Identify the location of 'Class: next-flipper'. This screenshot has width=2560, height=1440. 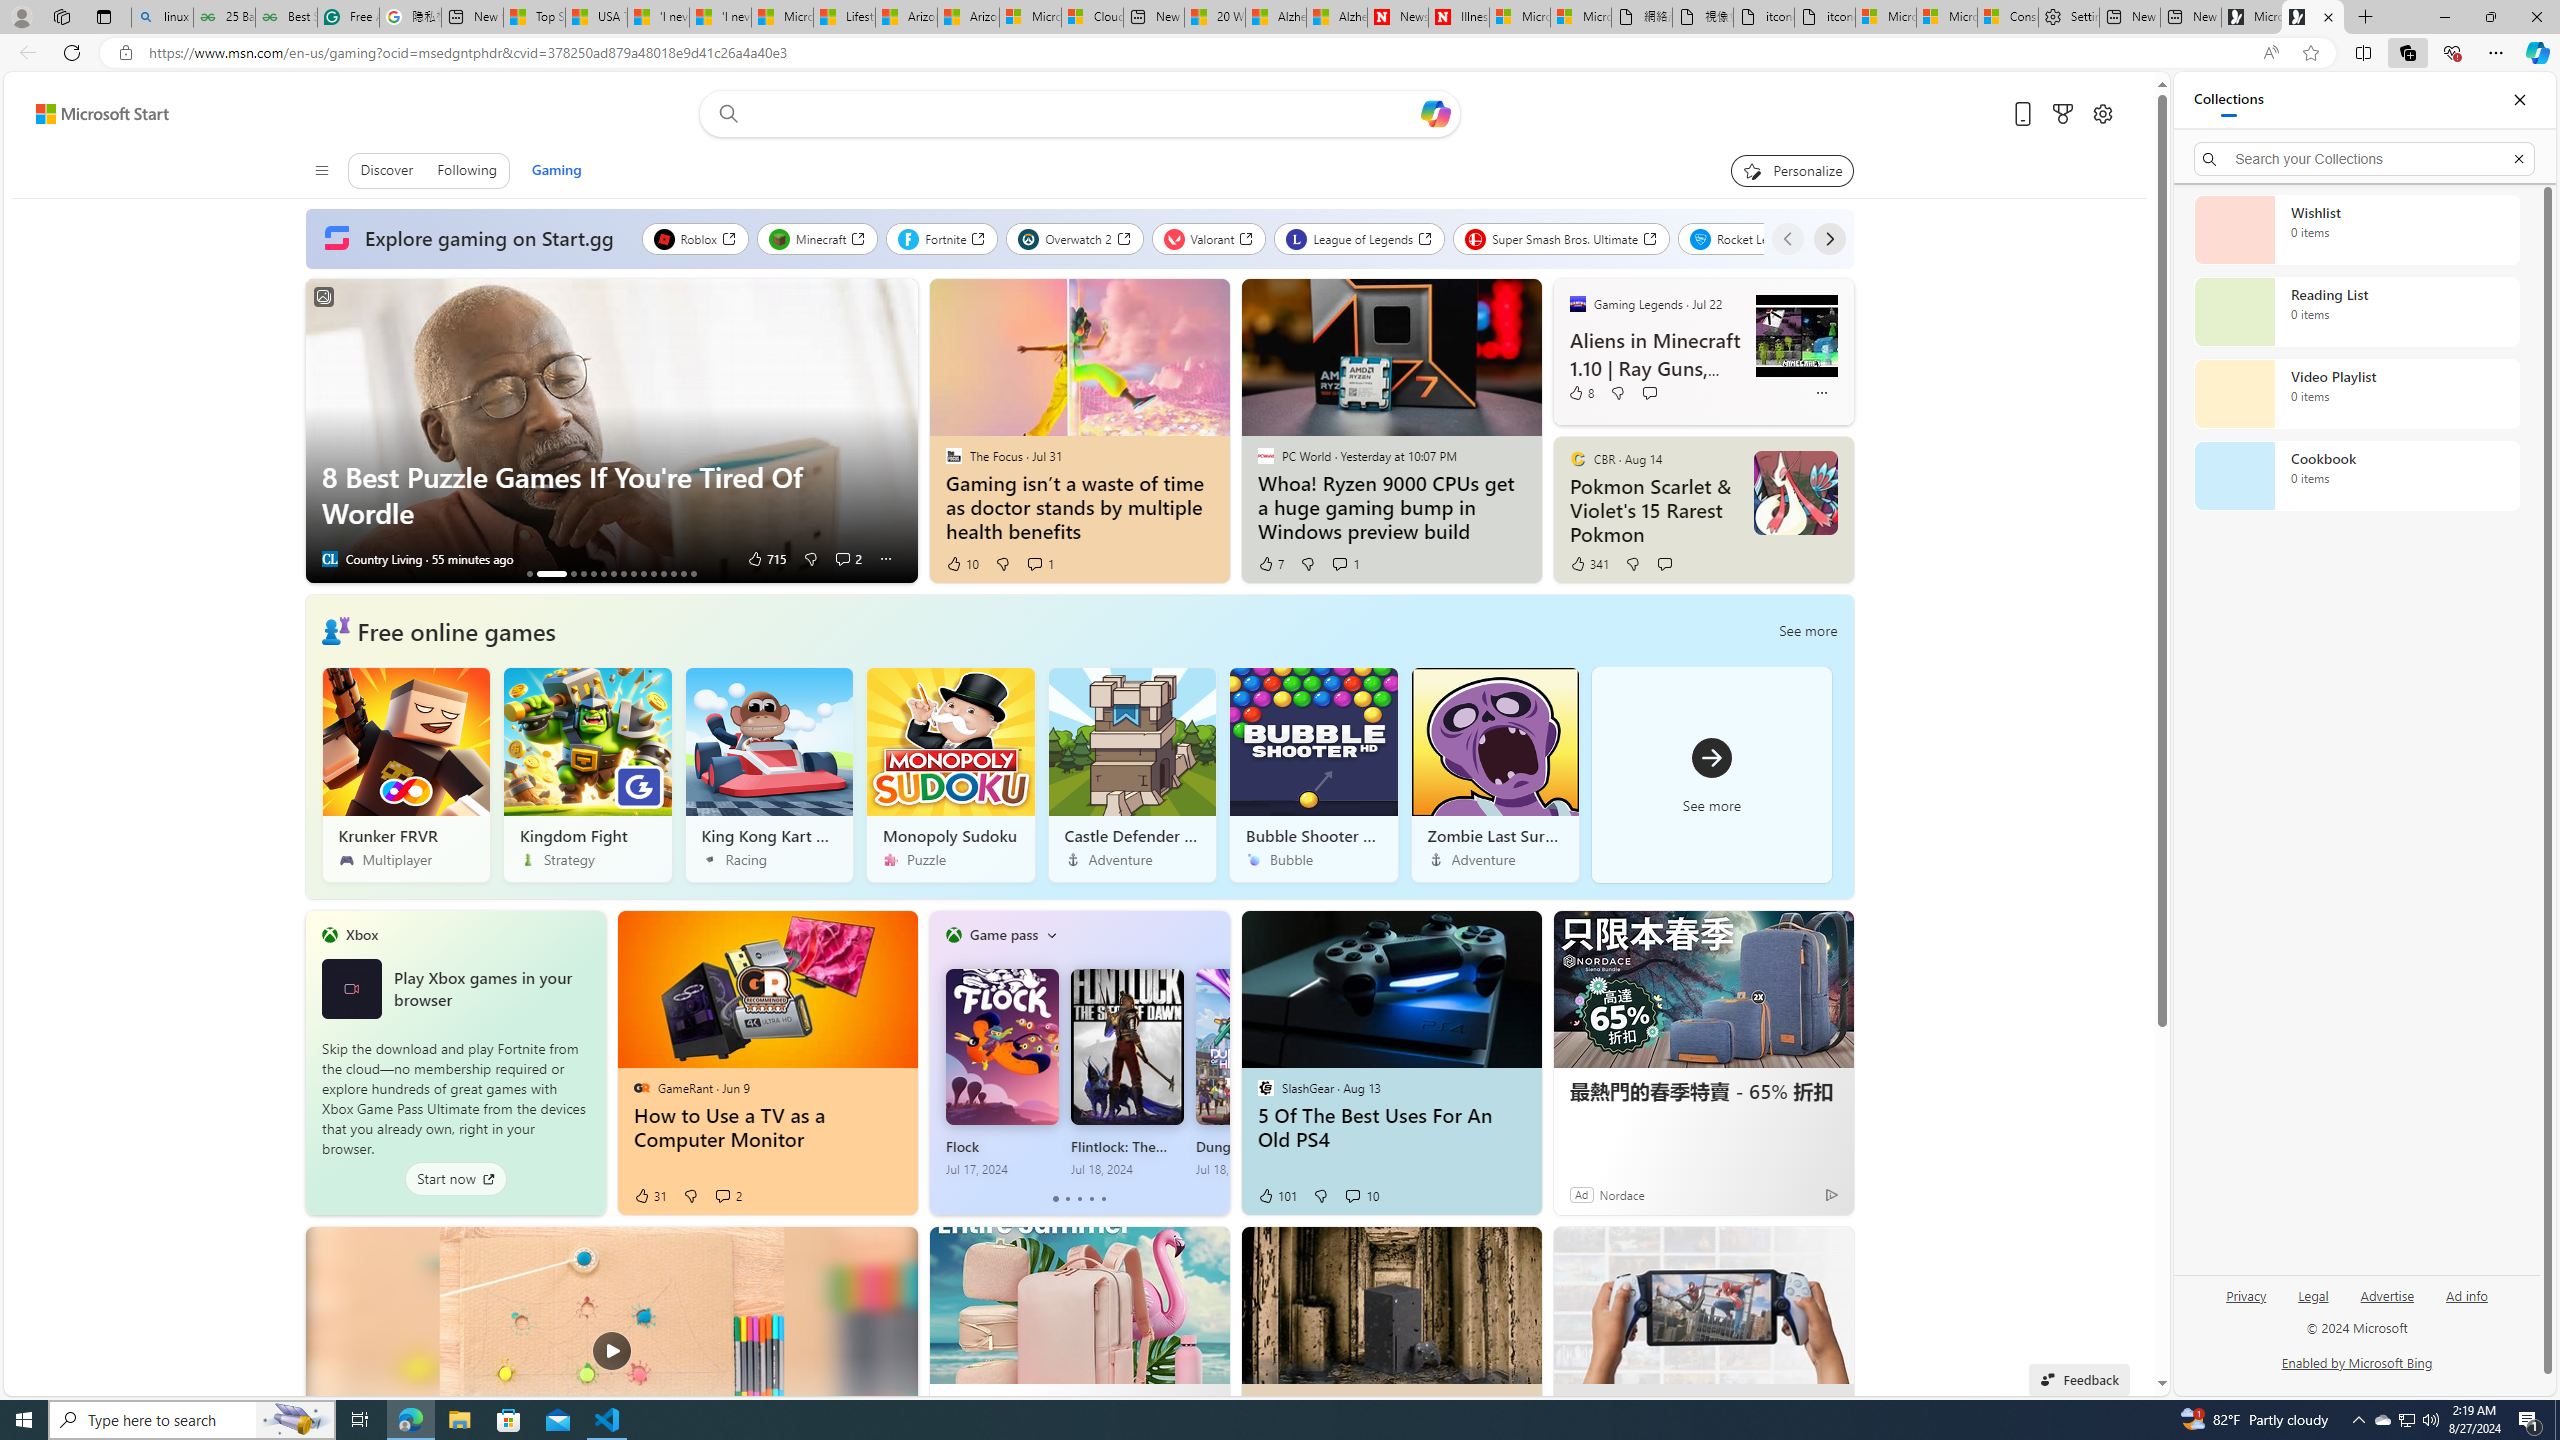
(1218, 1061).